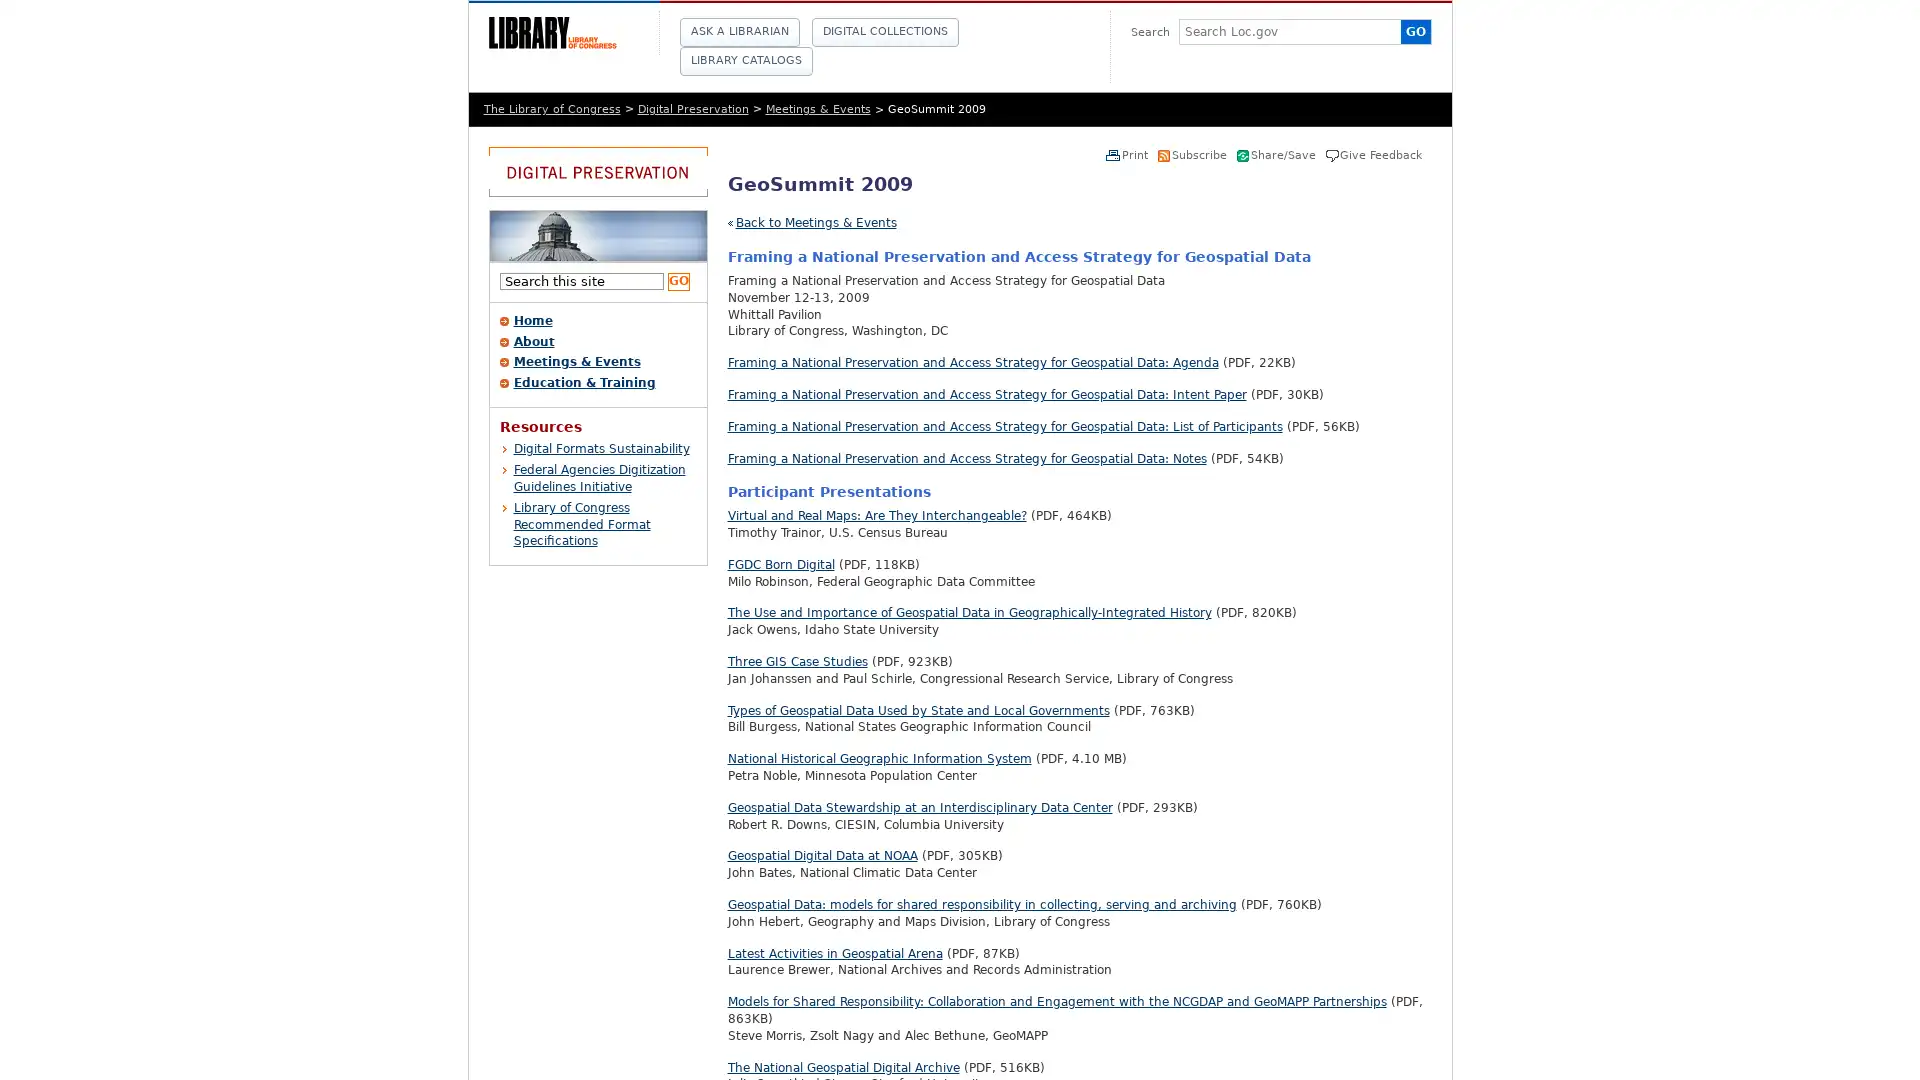 The image size is (1920, 1080). What do you see at coordinates (1414, 31) in the screenshot?
I see `GO` at bounding box center [1414, 31].